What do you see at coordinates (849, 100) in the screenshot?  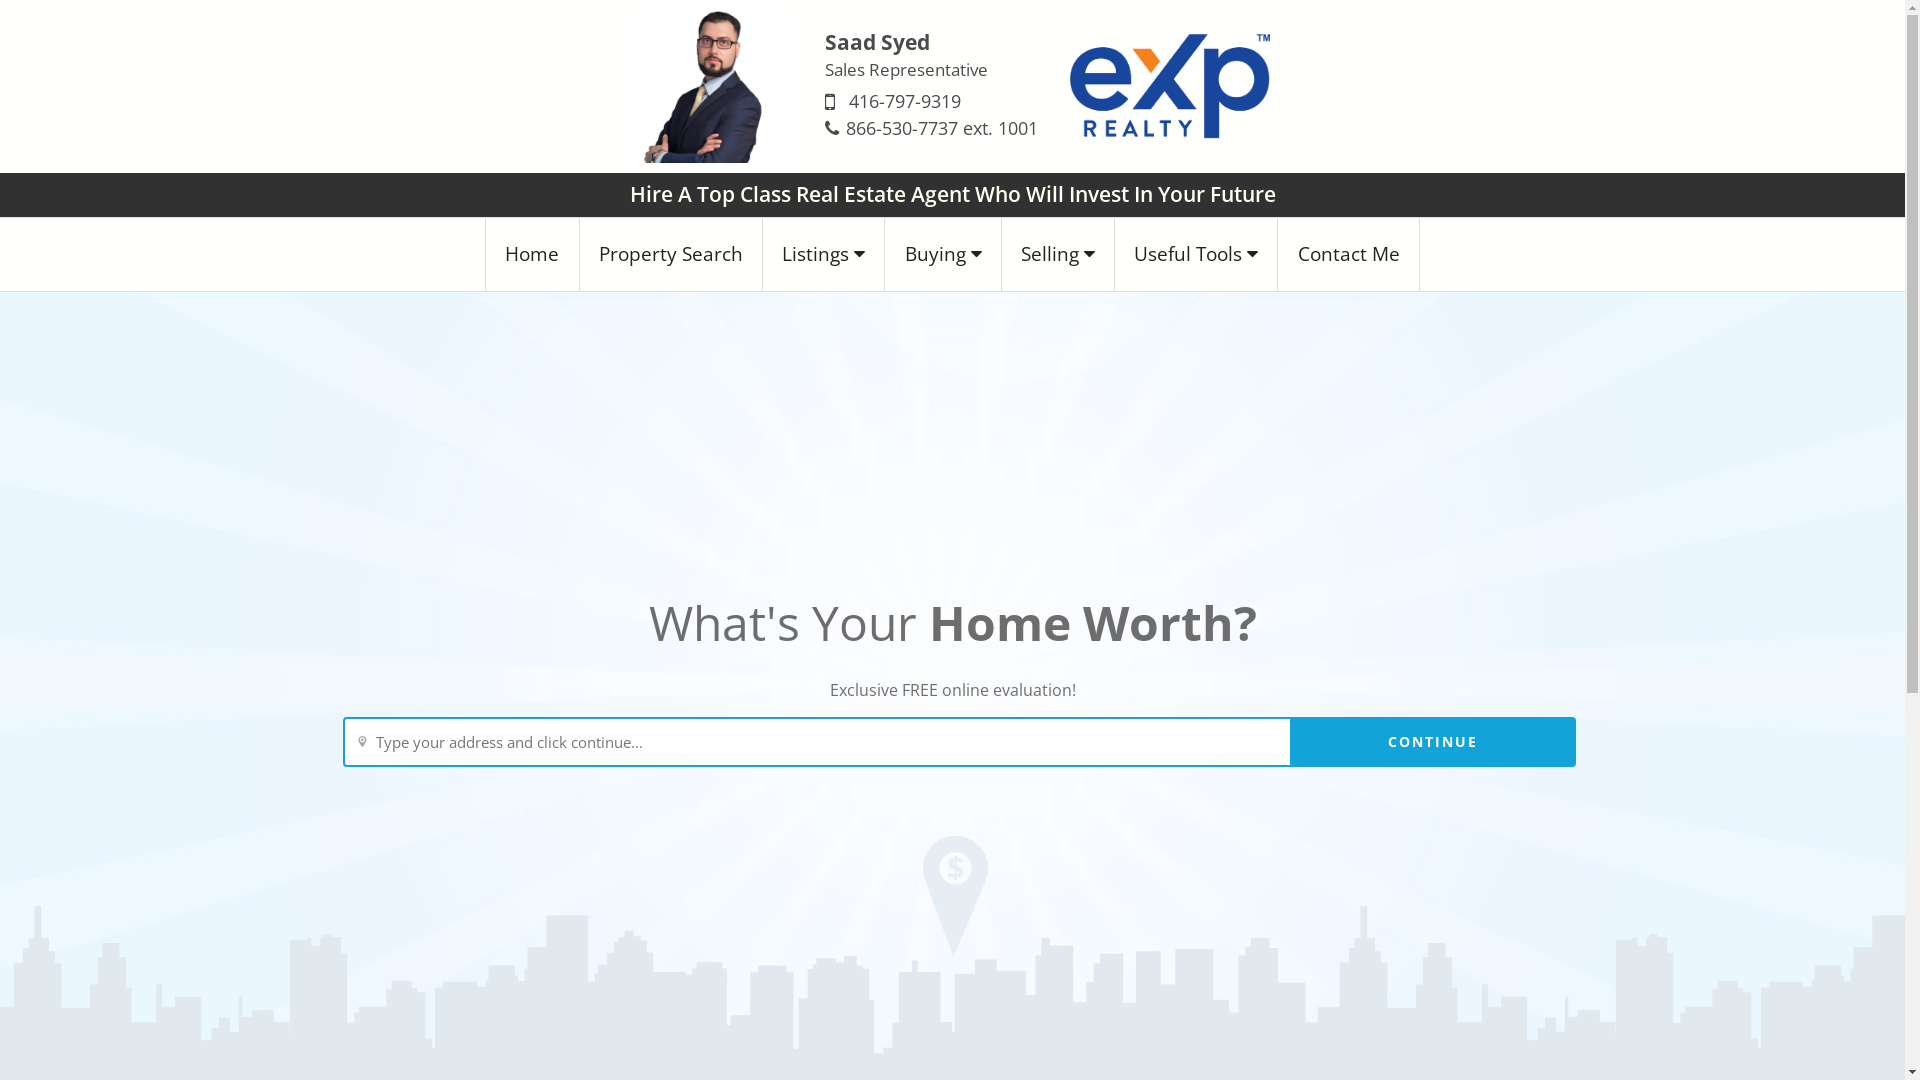 I see `'416-797-9319'` at bounding box center [849, 100].